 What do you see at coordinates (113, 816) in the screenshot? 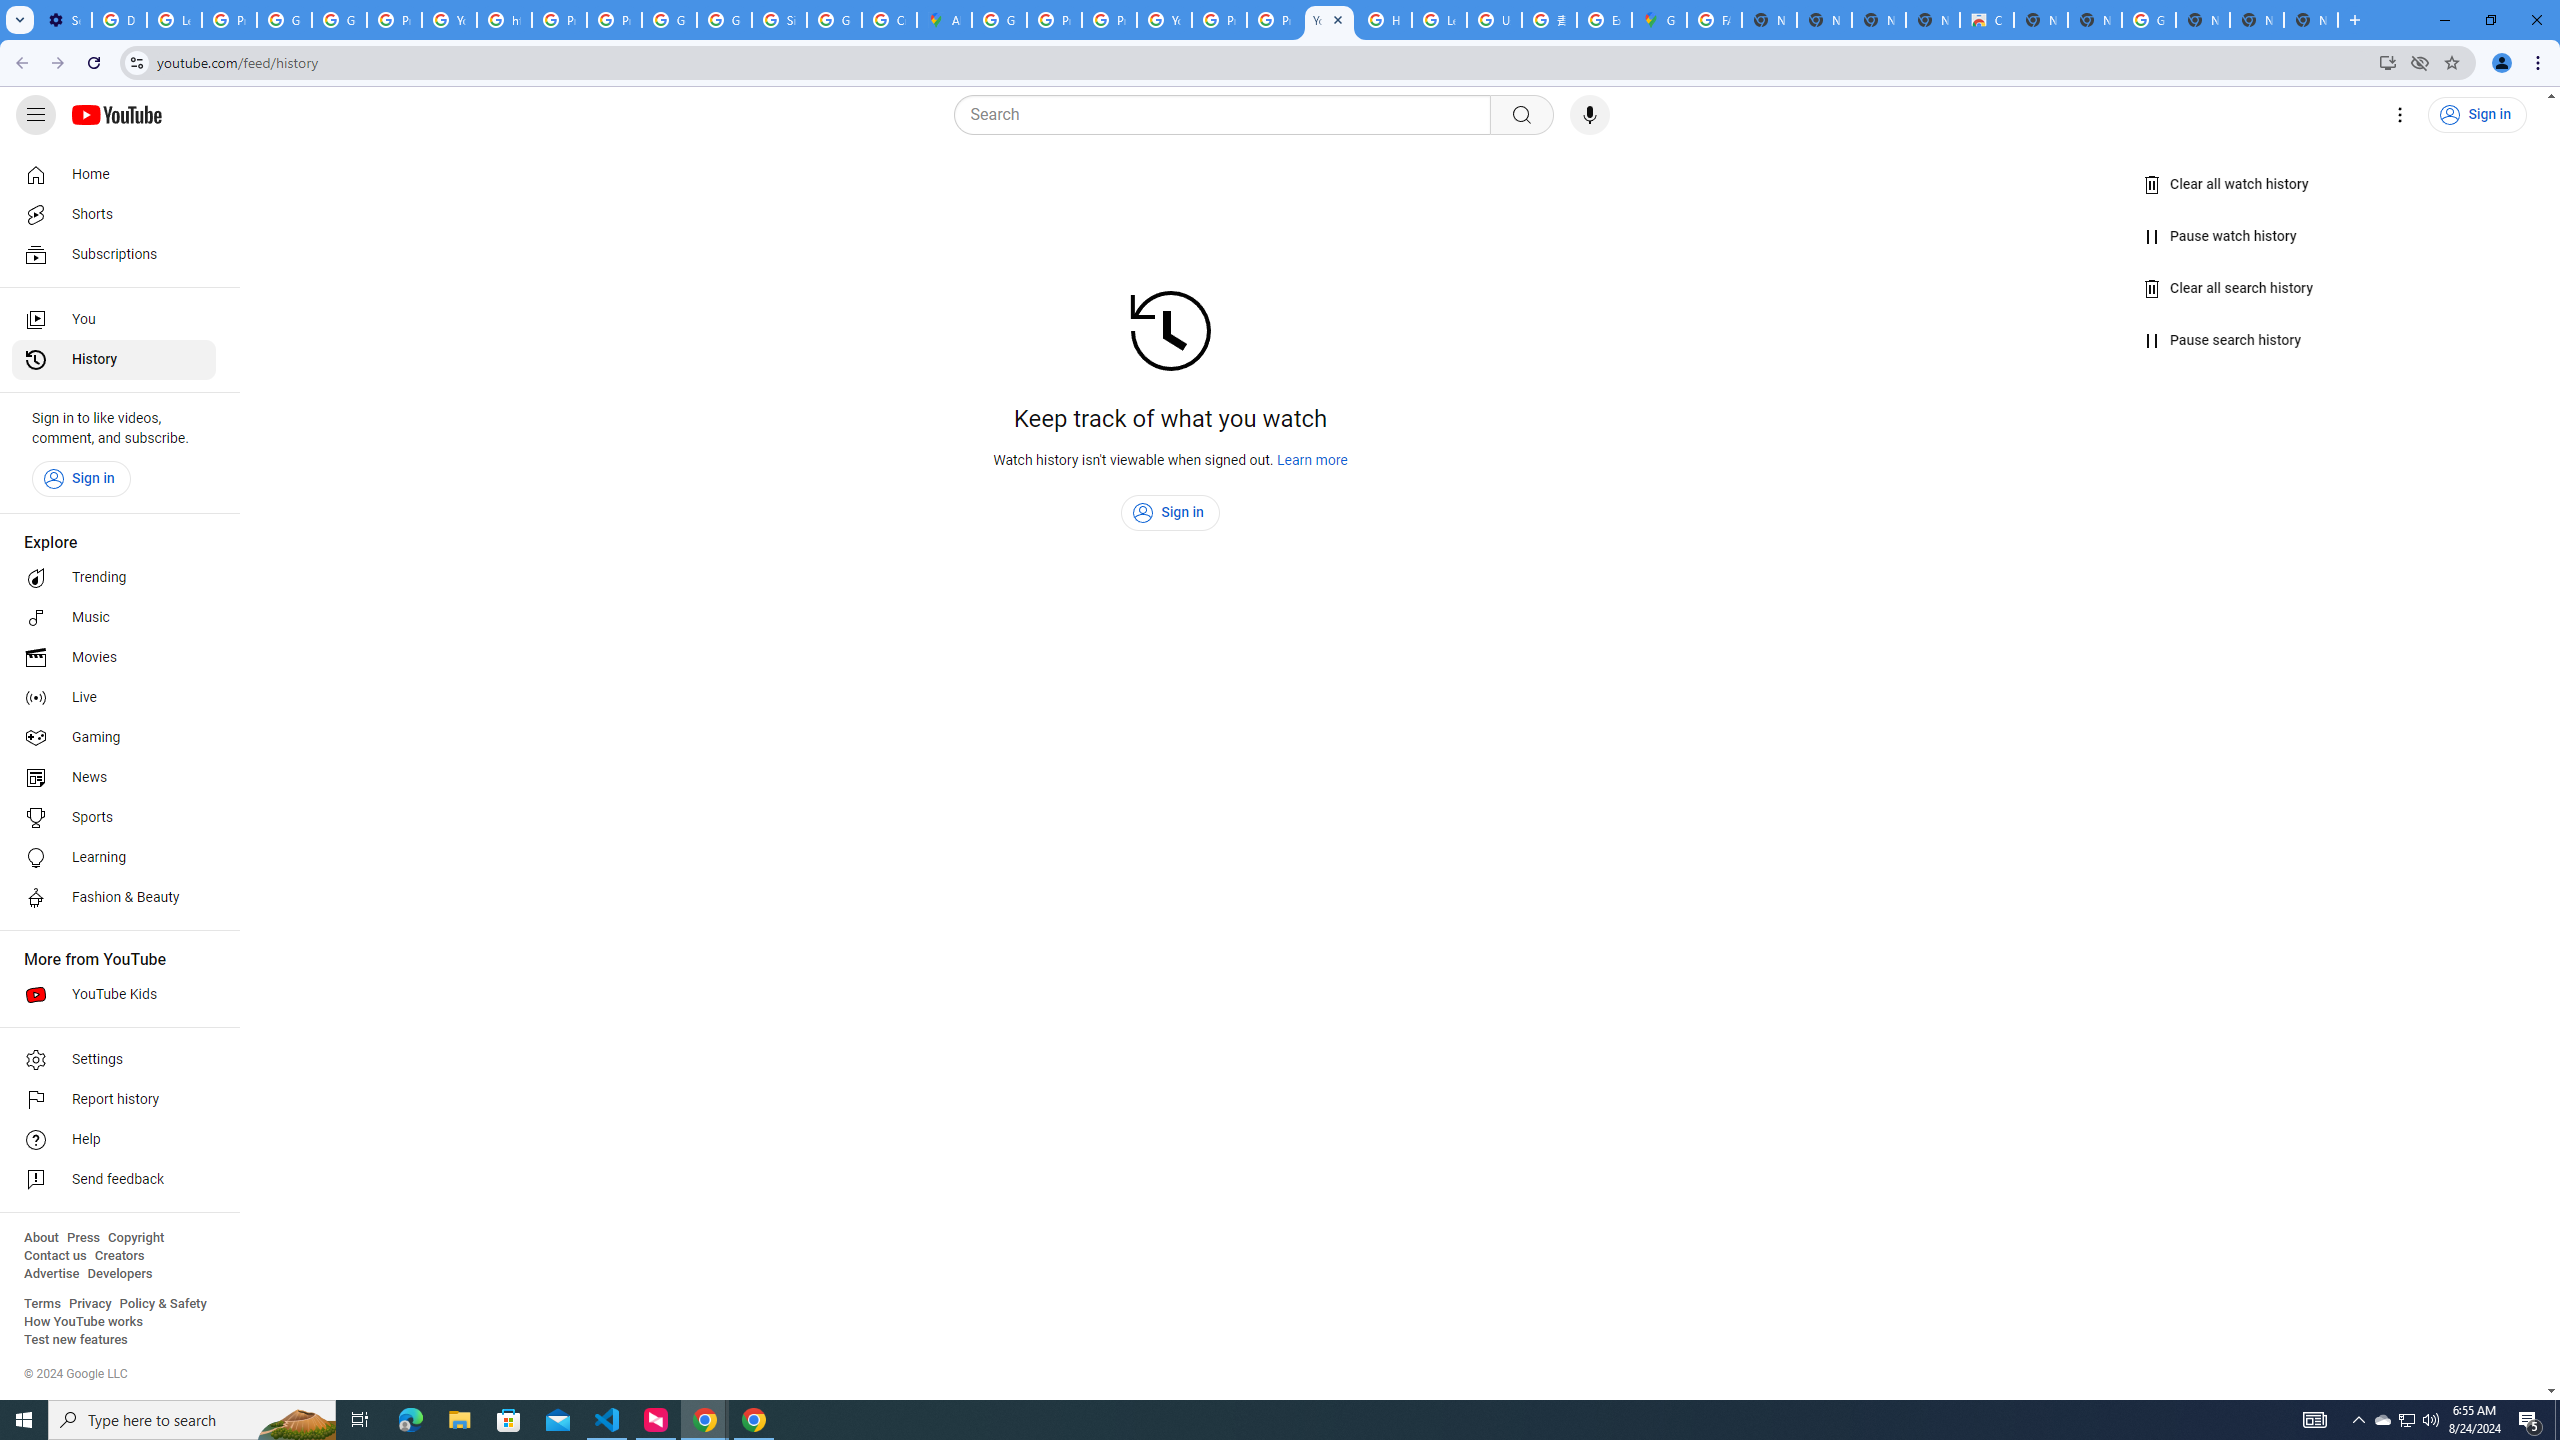
I see `'Sports'` at bounding box center [113, 816].